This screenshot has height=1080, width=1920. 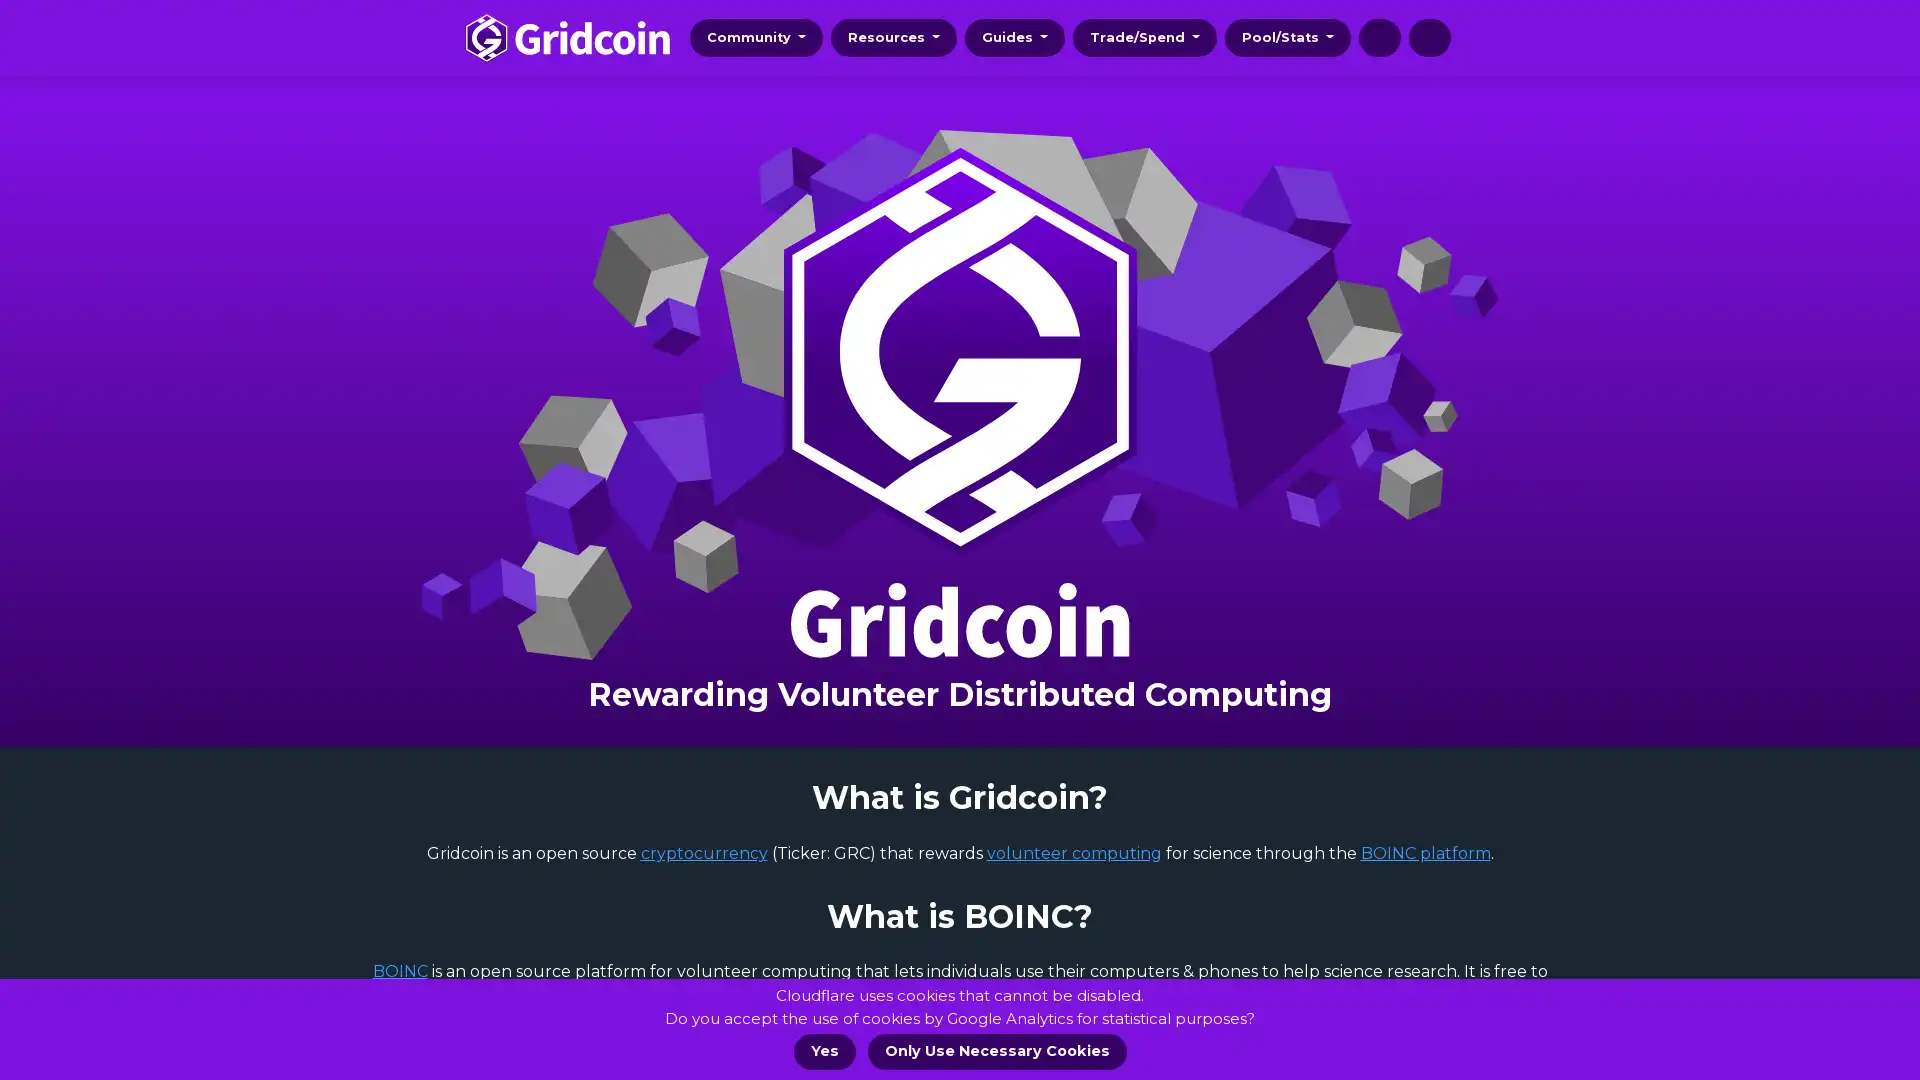 I want to click on Only Use Necessary Cookies, so click(x=996, y=1051).